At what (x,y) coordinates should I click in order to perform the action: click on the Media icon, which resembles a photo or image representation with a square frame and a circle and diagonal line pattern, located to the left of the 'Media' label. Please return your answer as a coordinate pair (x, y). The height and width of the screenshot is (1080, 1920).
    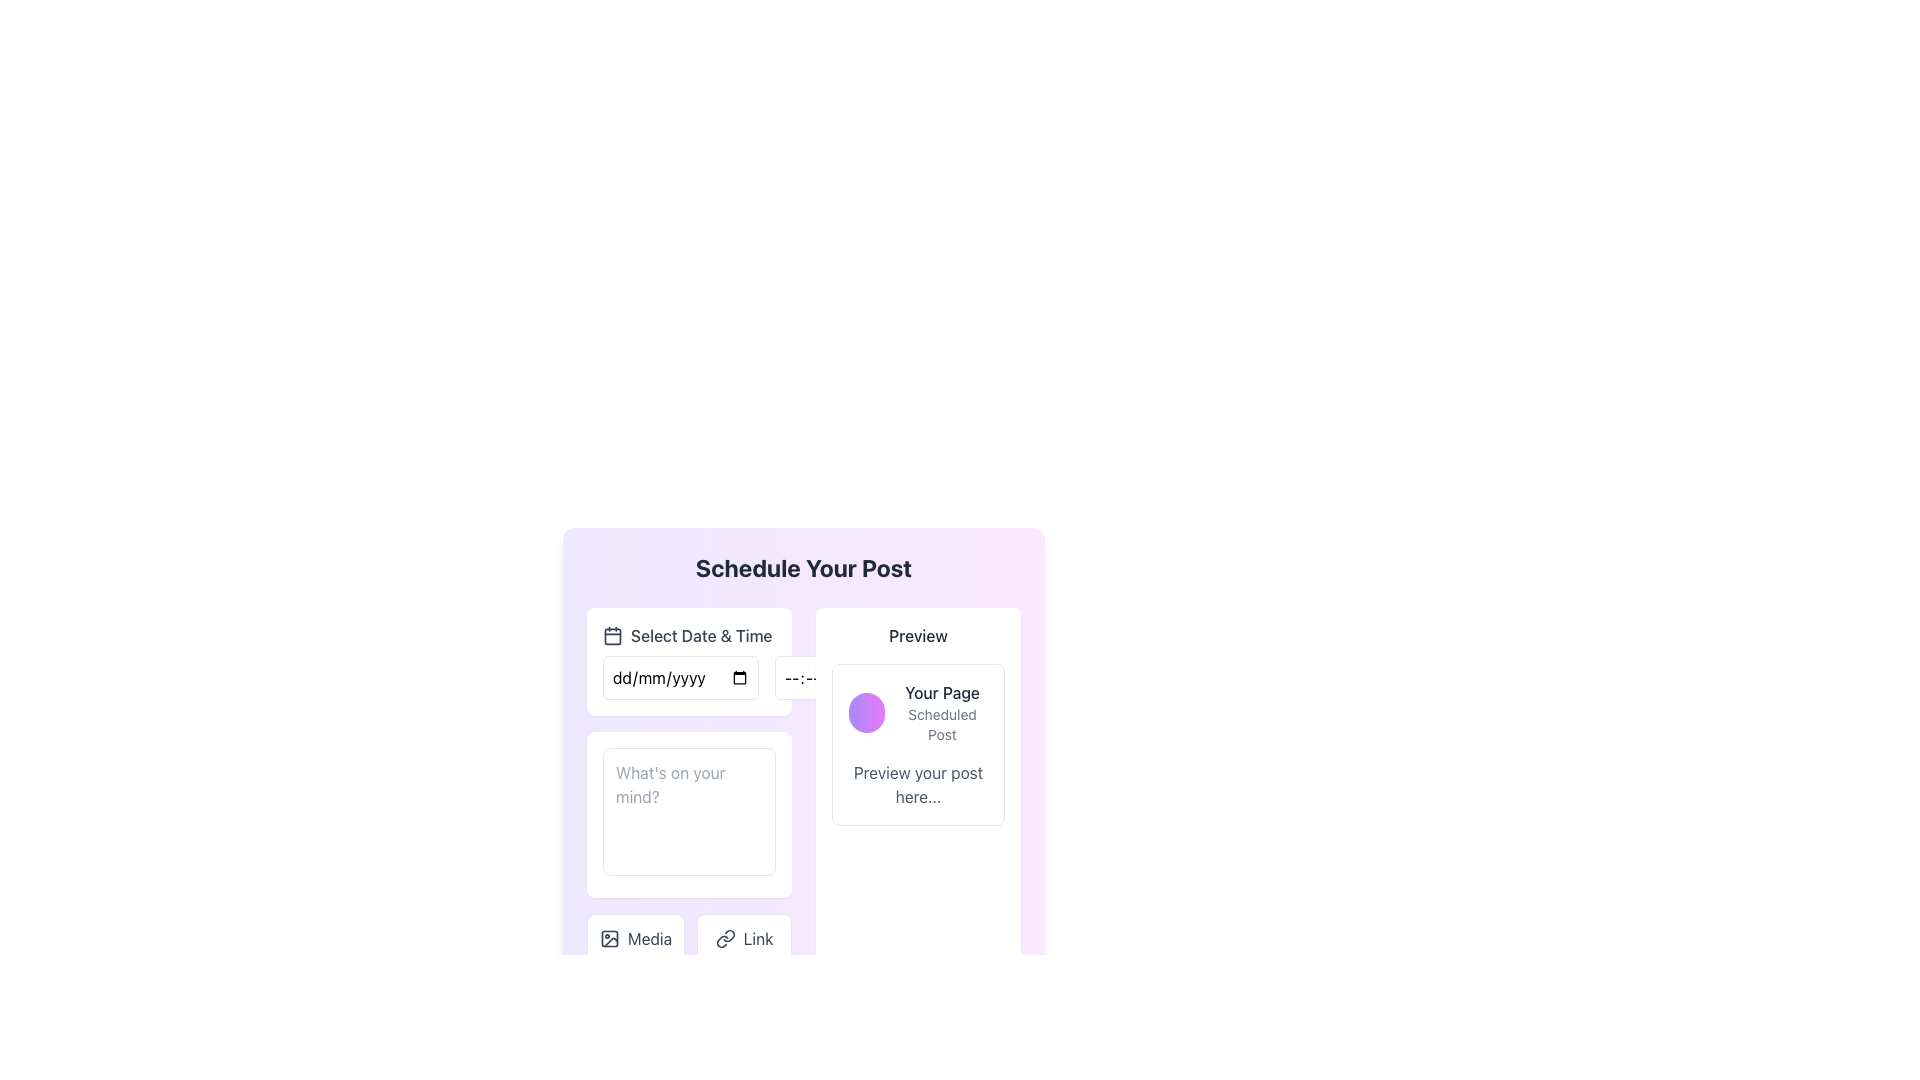
    Looking at the image, I should click on (608, 938).